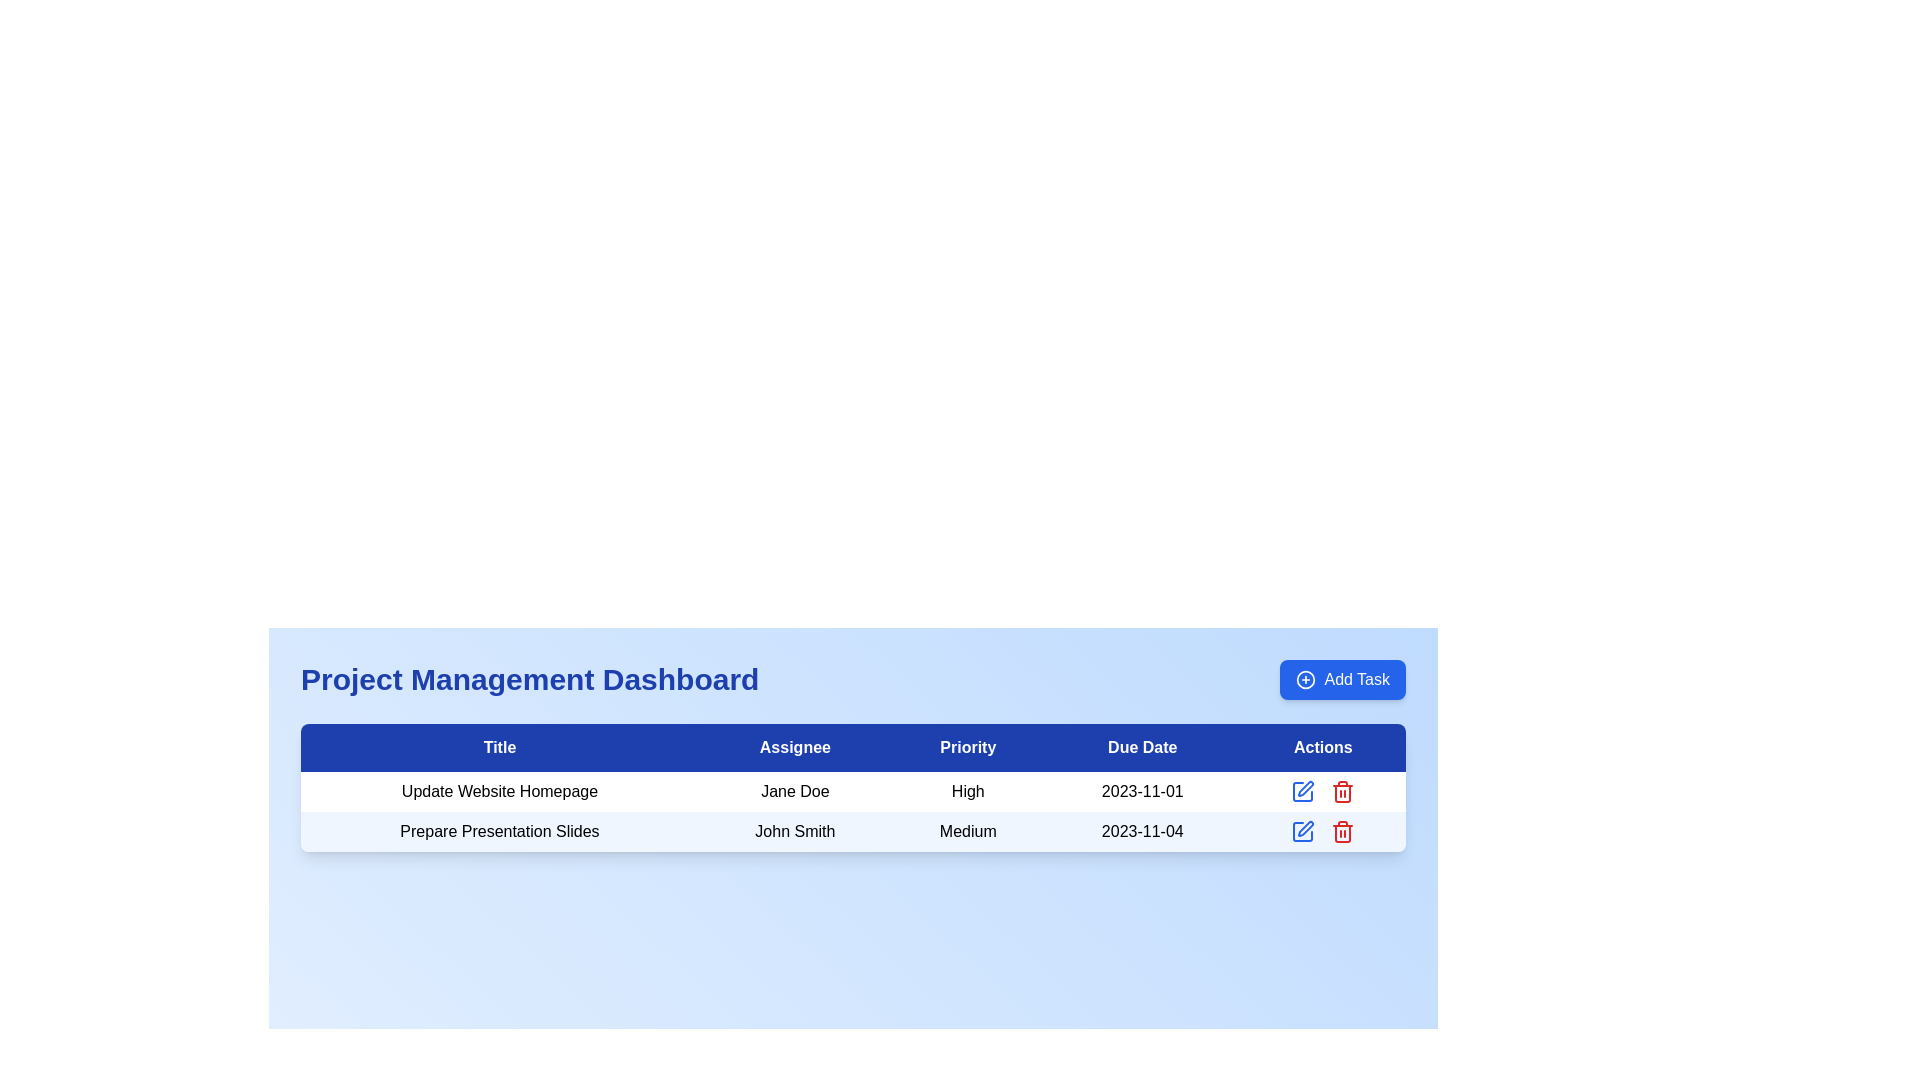 Image resolution: width=1920 pixels, height=1080 pixels. Describe the element at coordinates (1142, 790) in the screenshot. I see `the 'Due Date' text label in the first row of the task table, which displays the due date for the corresponding task` at that location.